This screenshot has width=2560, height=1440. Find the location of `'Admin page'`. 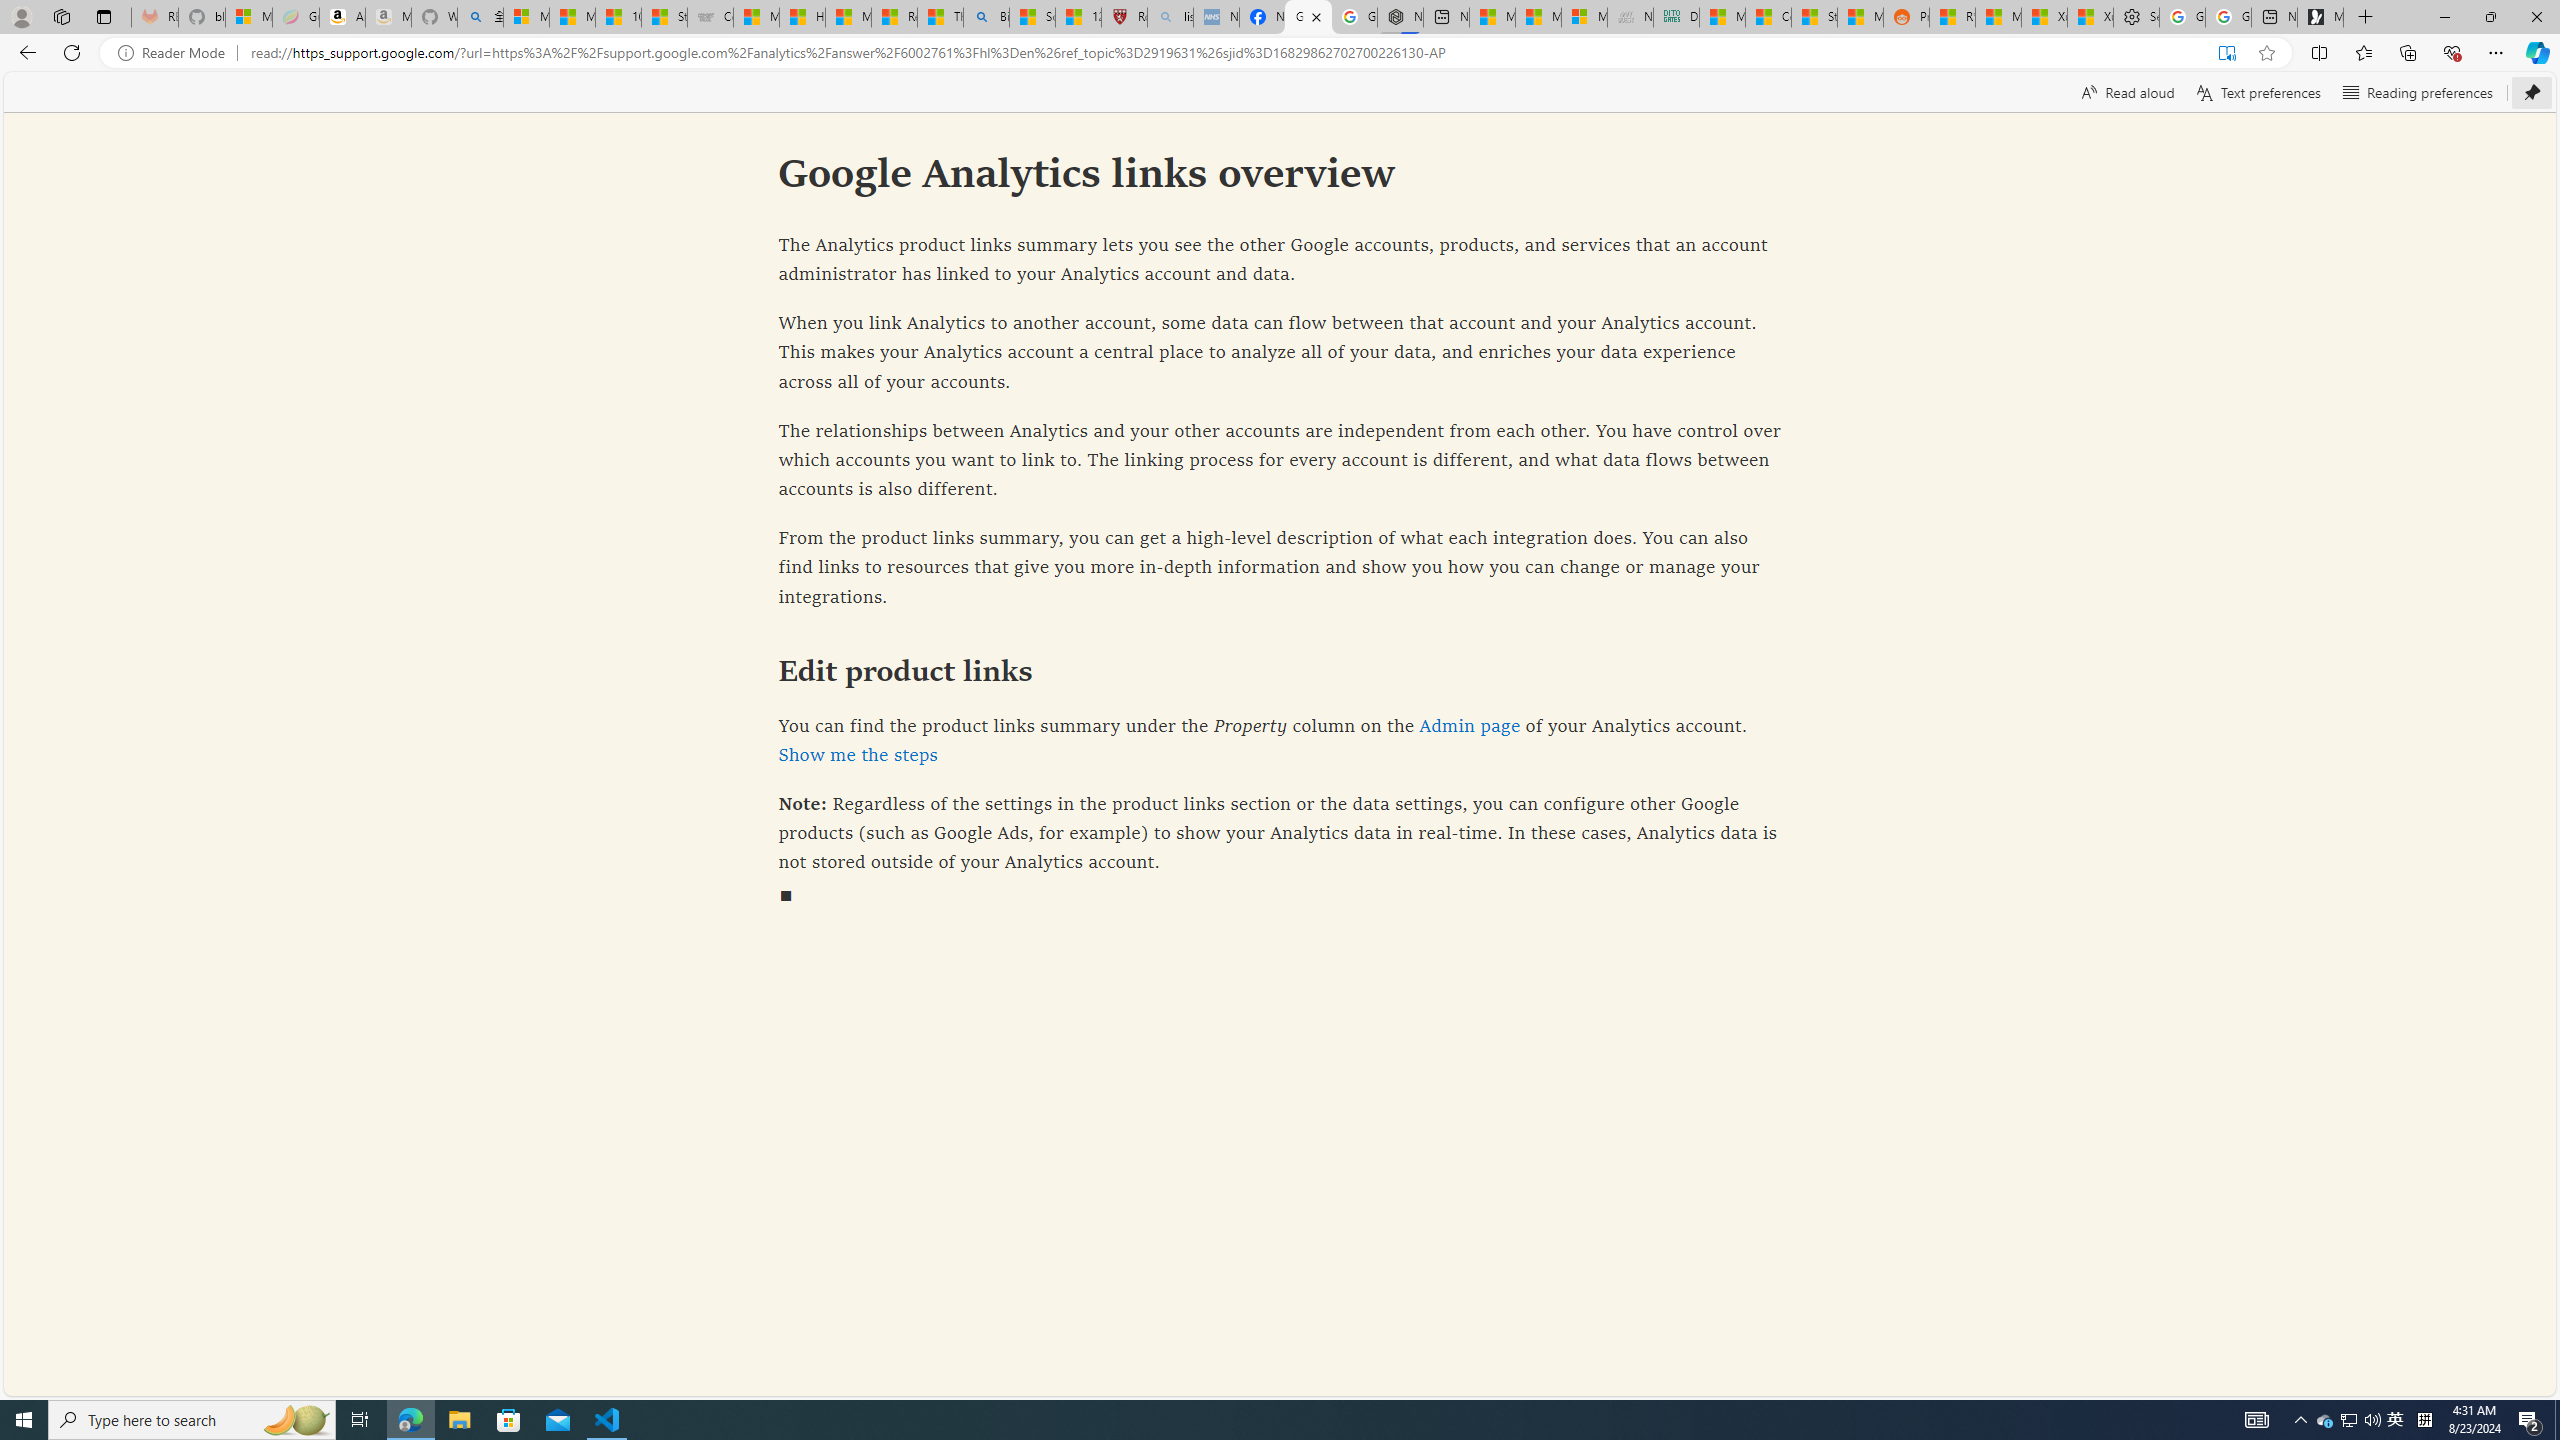

'Admin page' is located at coordinates (1468, 725).